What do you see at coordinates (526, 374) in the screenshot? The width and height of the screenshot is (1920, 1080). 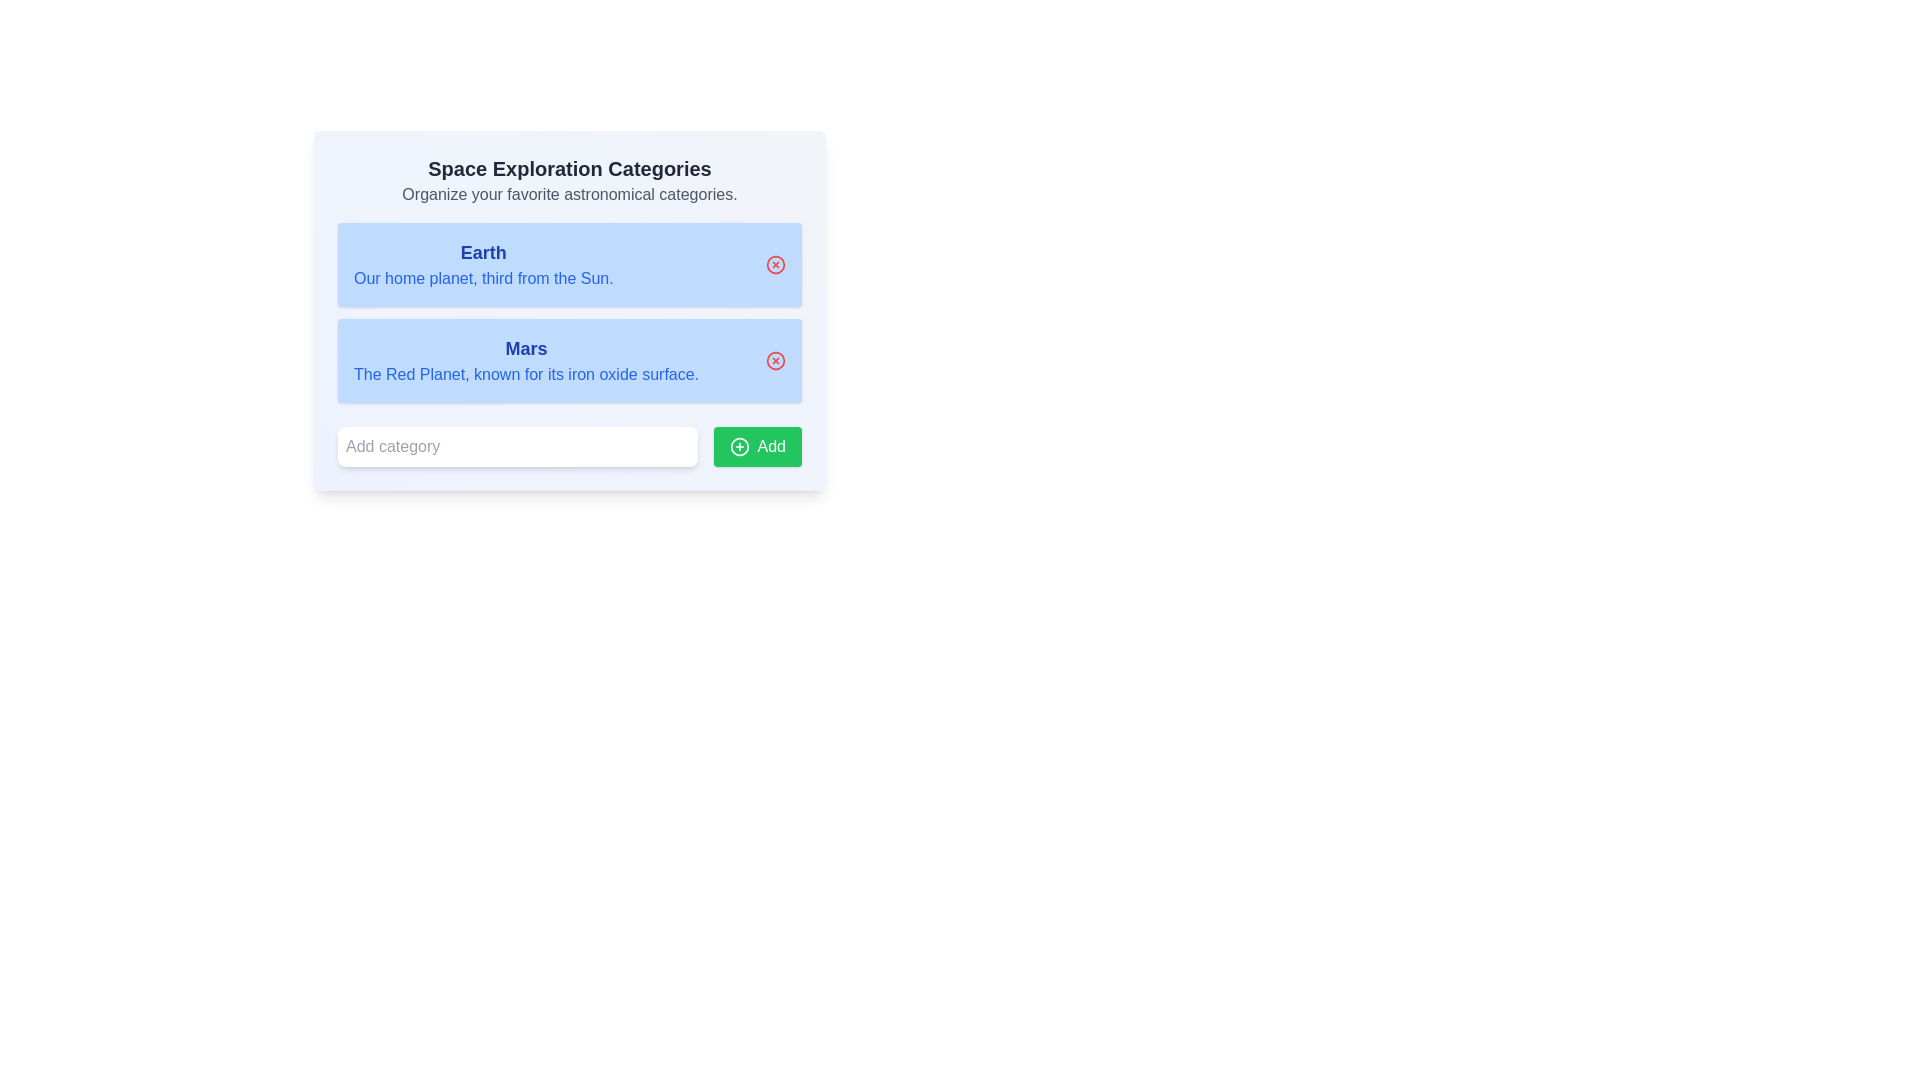 I see `descriptive information displayed by the Text Label indicating Mars' nickname 'The Red Planet' and its iron oxide-rich surface, which is positioned directly below the title 'Mars'` at bounding box center [526, 374].